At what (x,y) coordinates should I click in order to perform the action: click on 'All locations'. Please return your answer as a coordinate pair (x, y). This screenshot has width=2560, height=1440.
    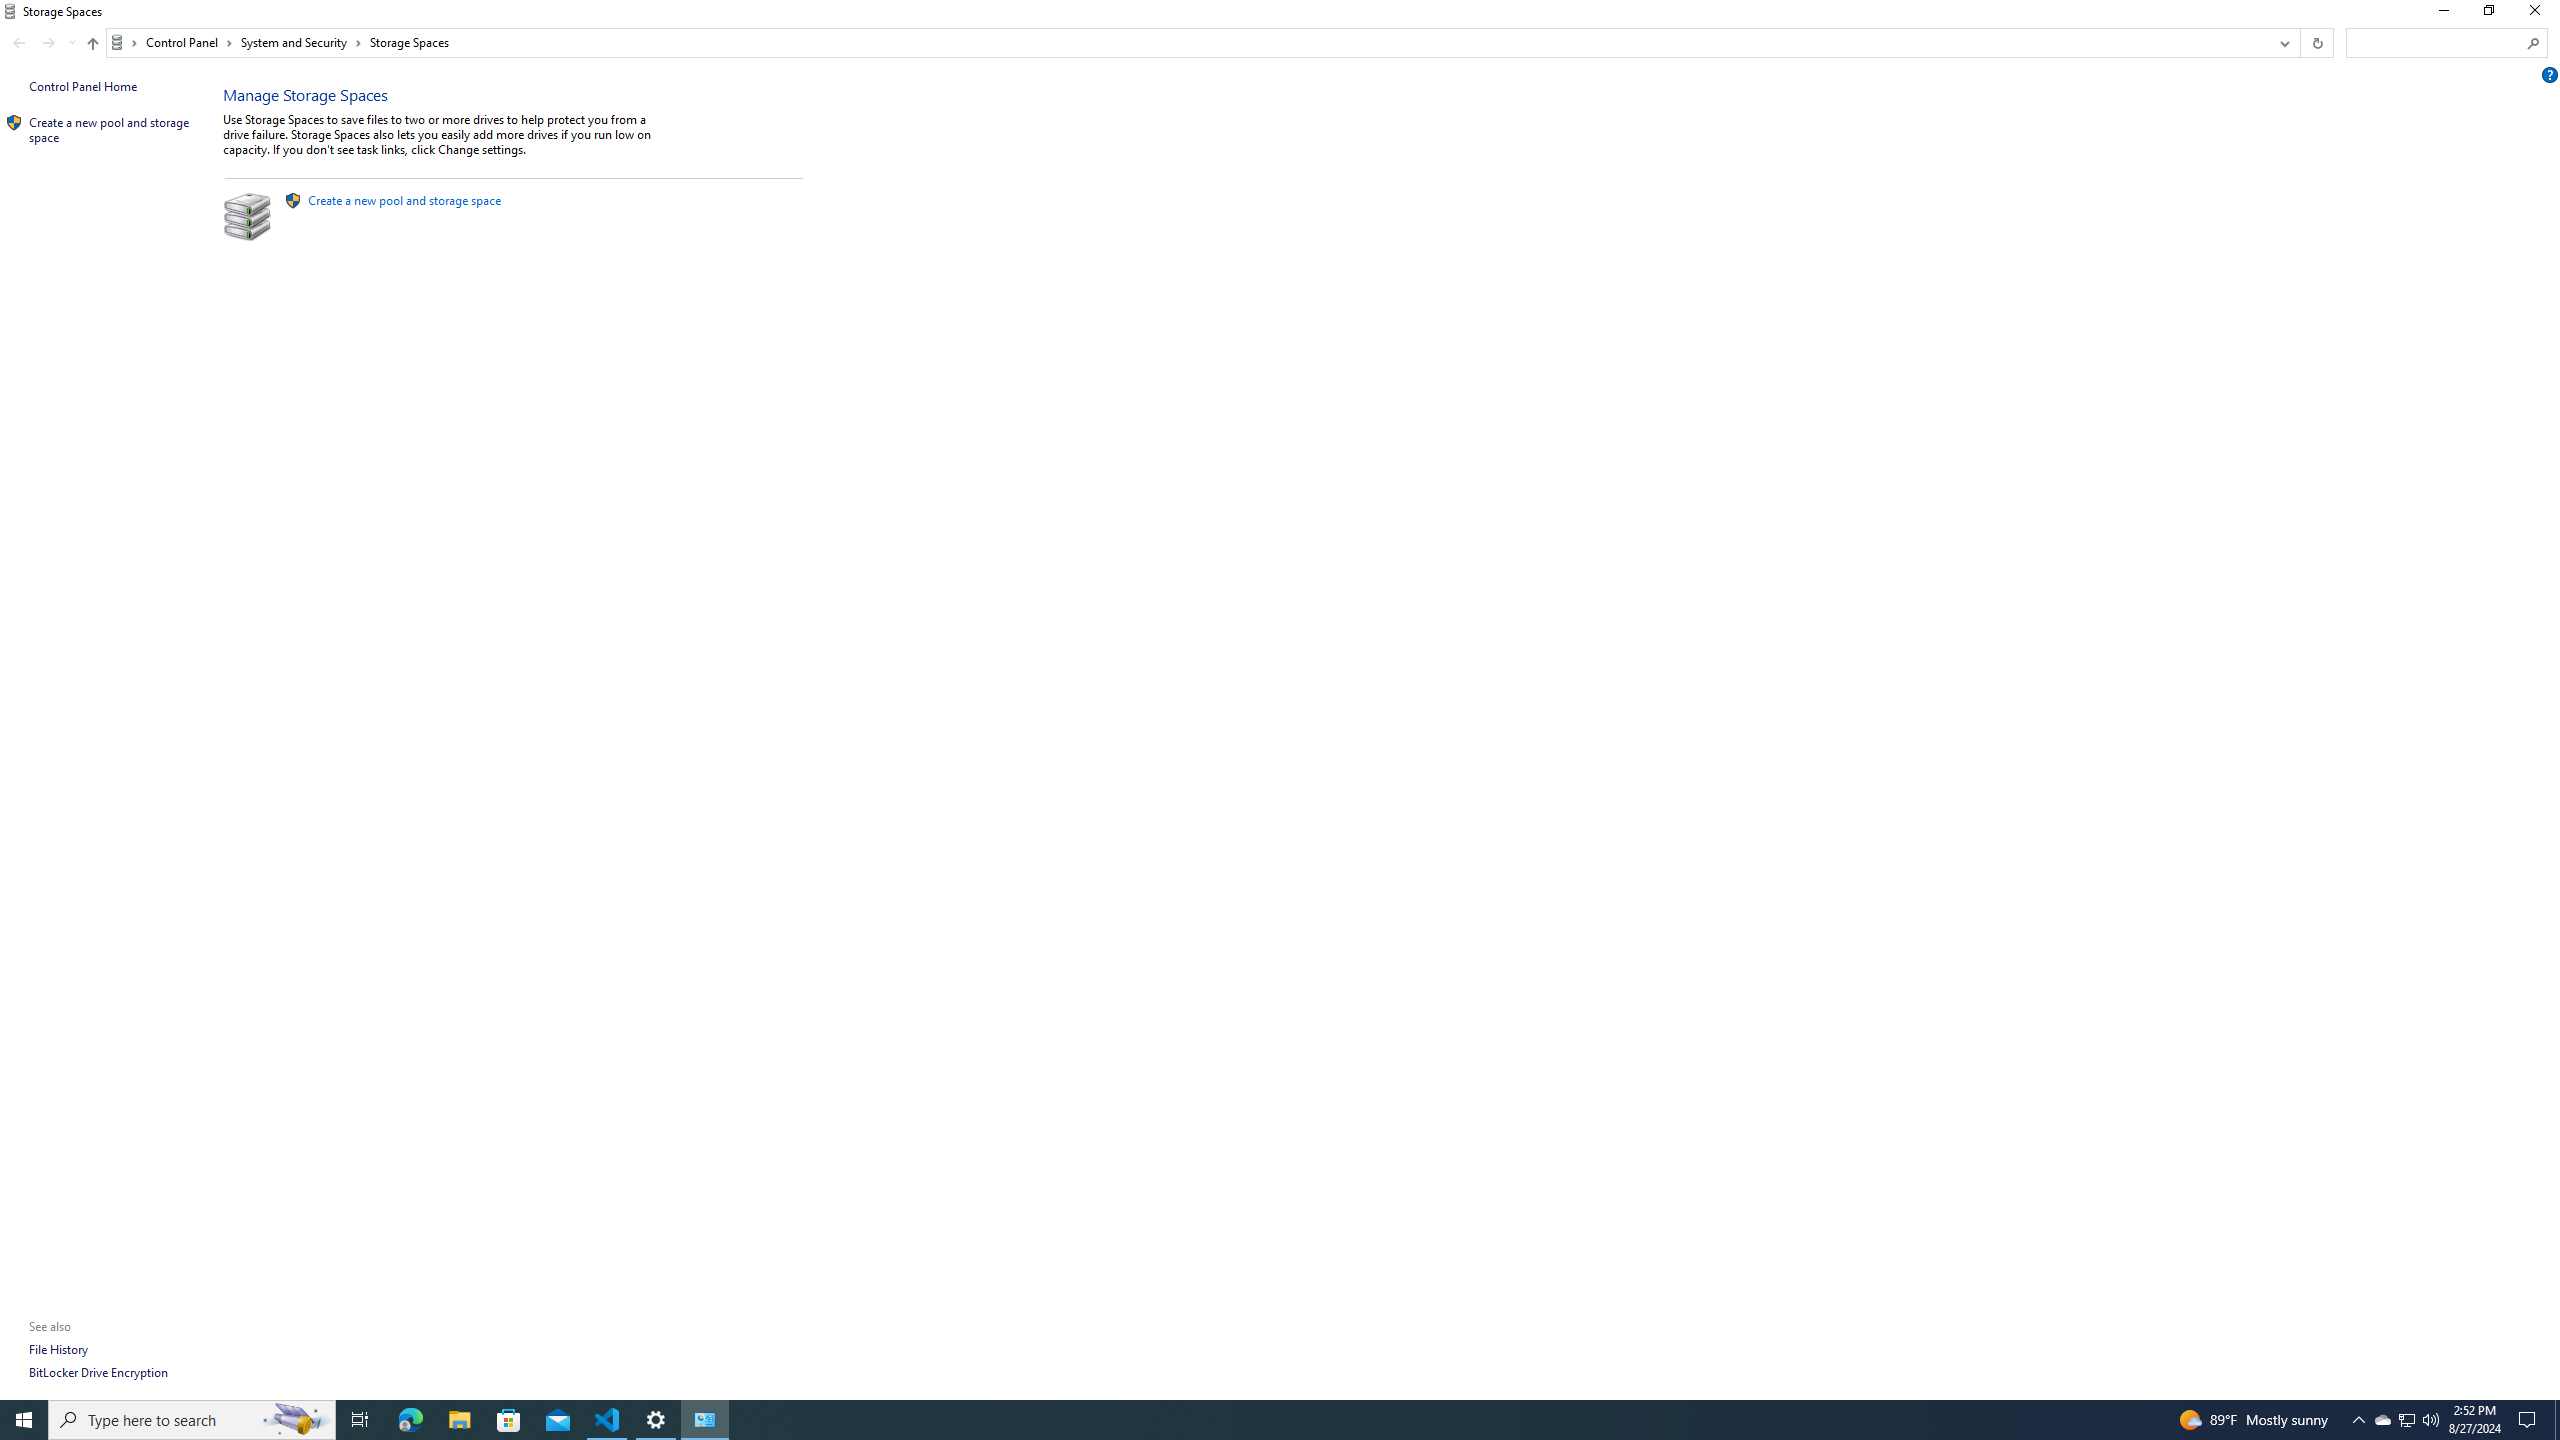
    Looking at the image, I should click on (123, 42).